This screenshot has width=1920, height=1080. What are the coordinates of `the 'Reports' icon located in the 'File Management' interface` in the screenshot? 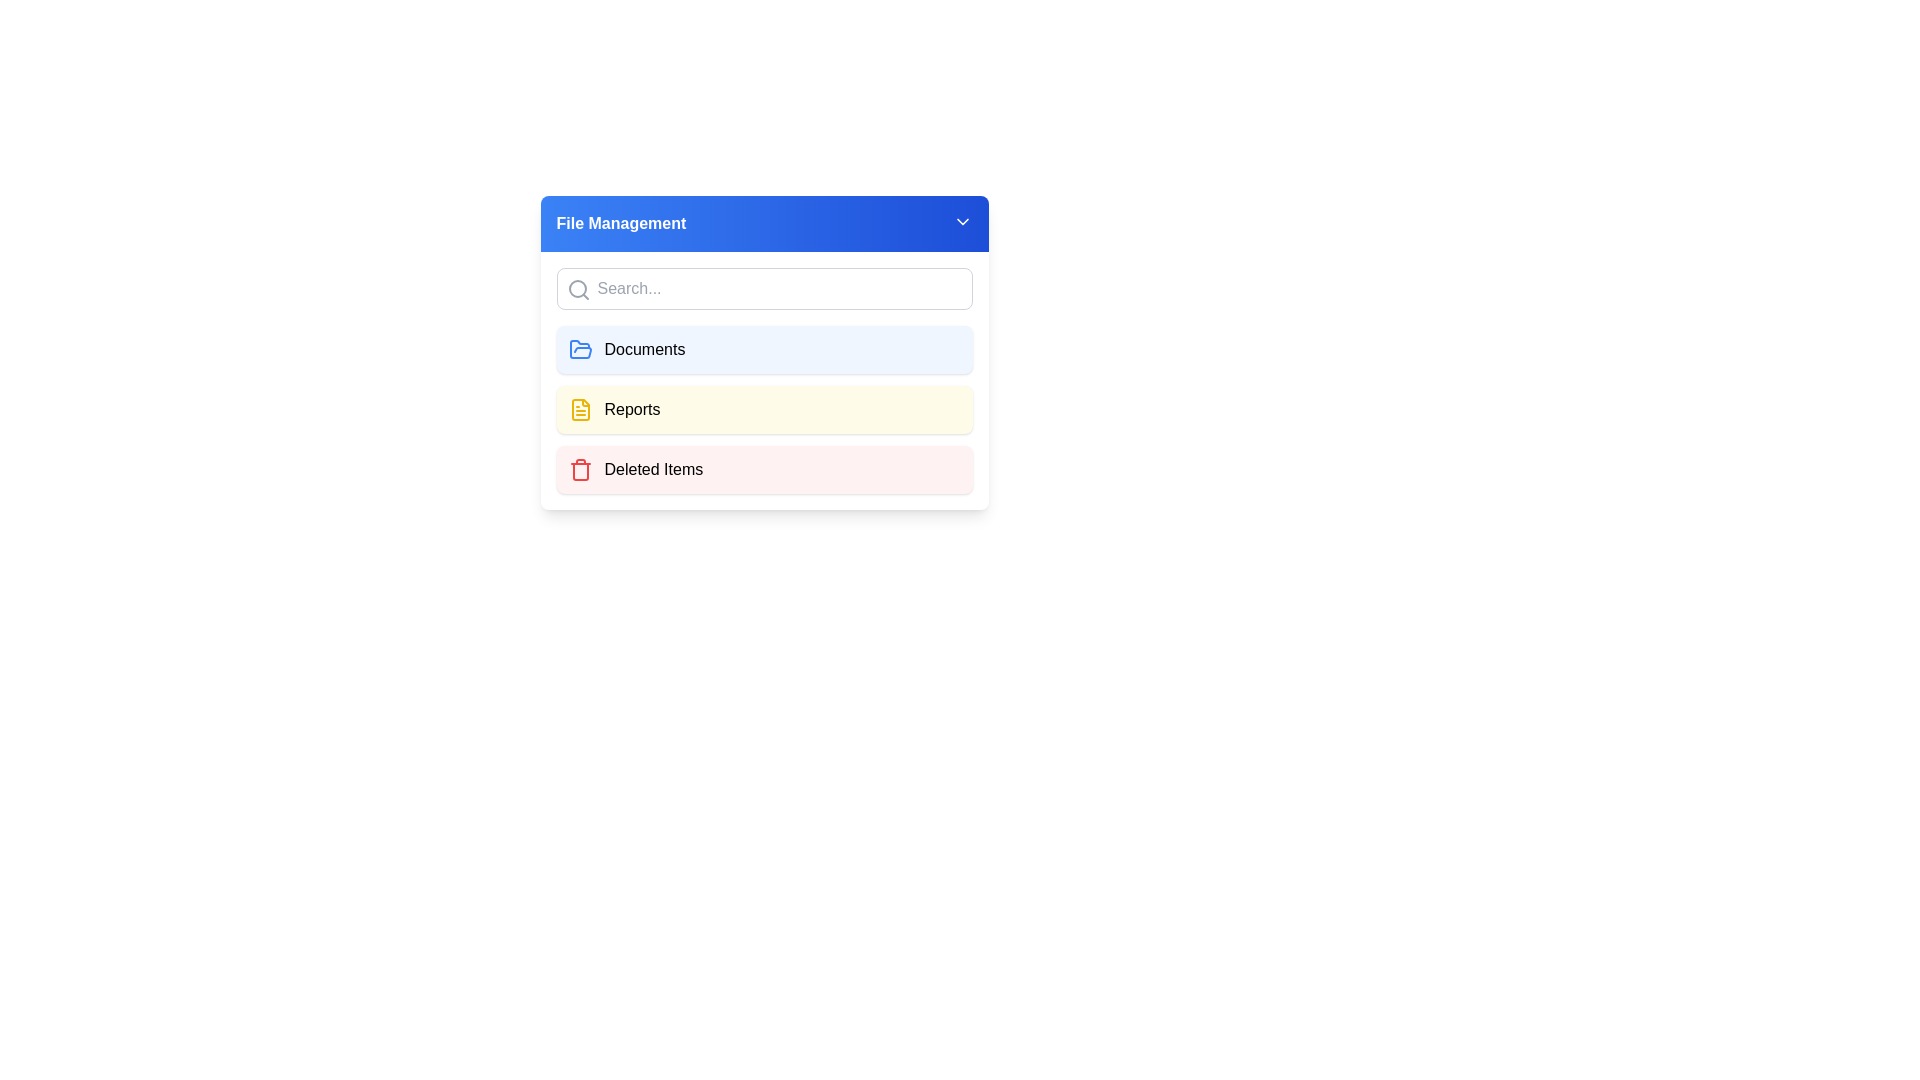 It's located at (579, 408).